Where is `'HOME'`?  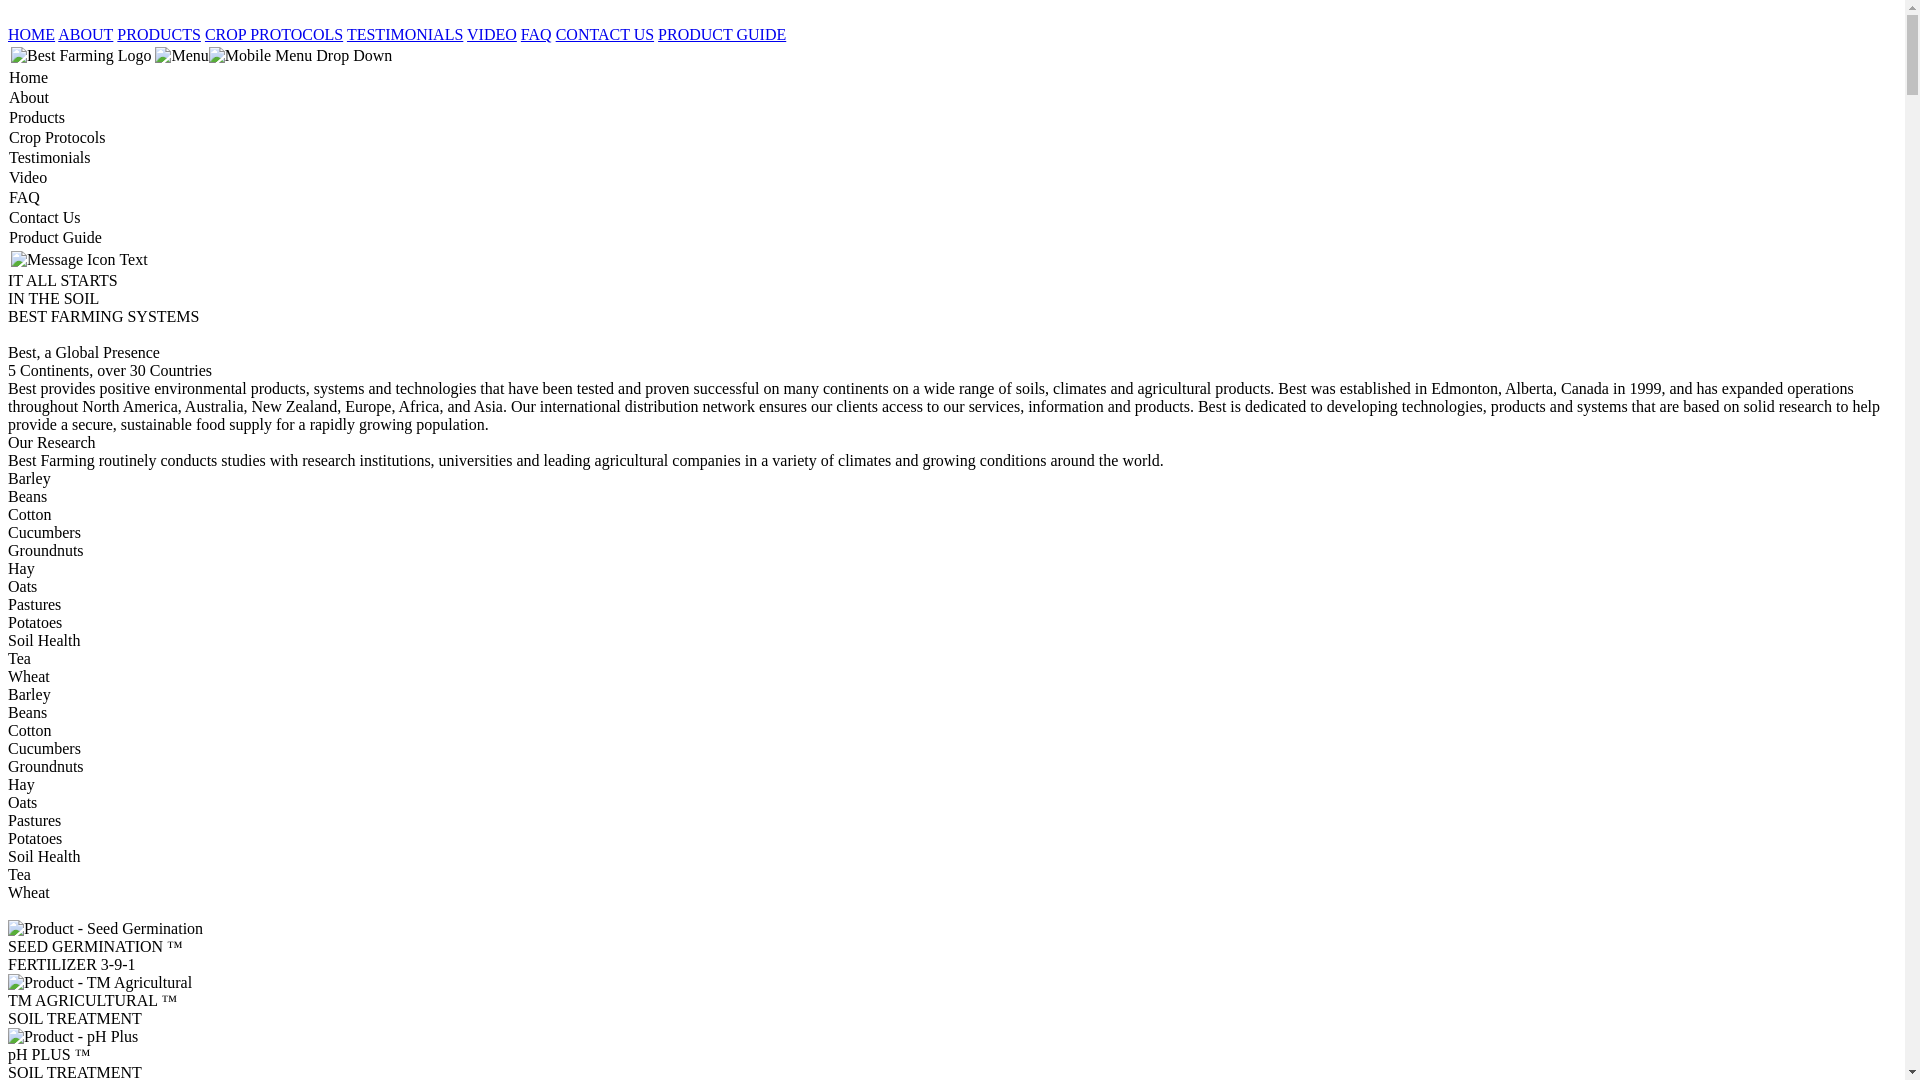 'HOME' is located at coordinates (31, 34).